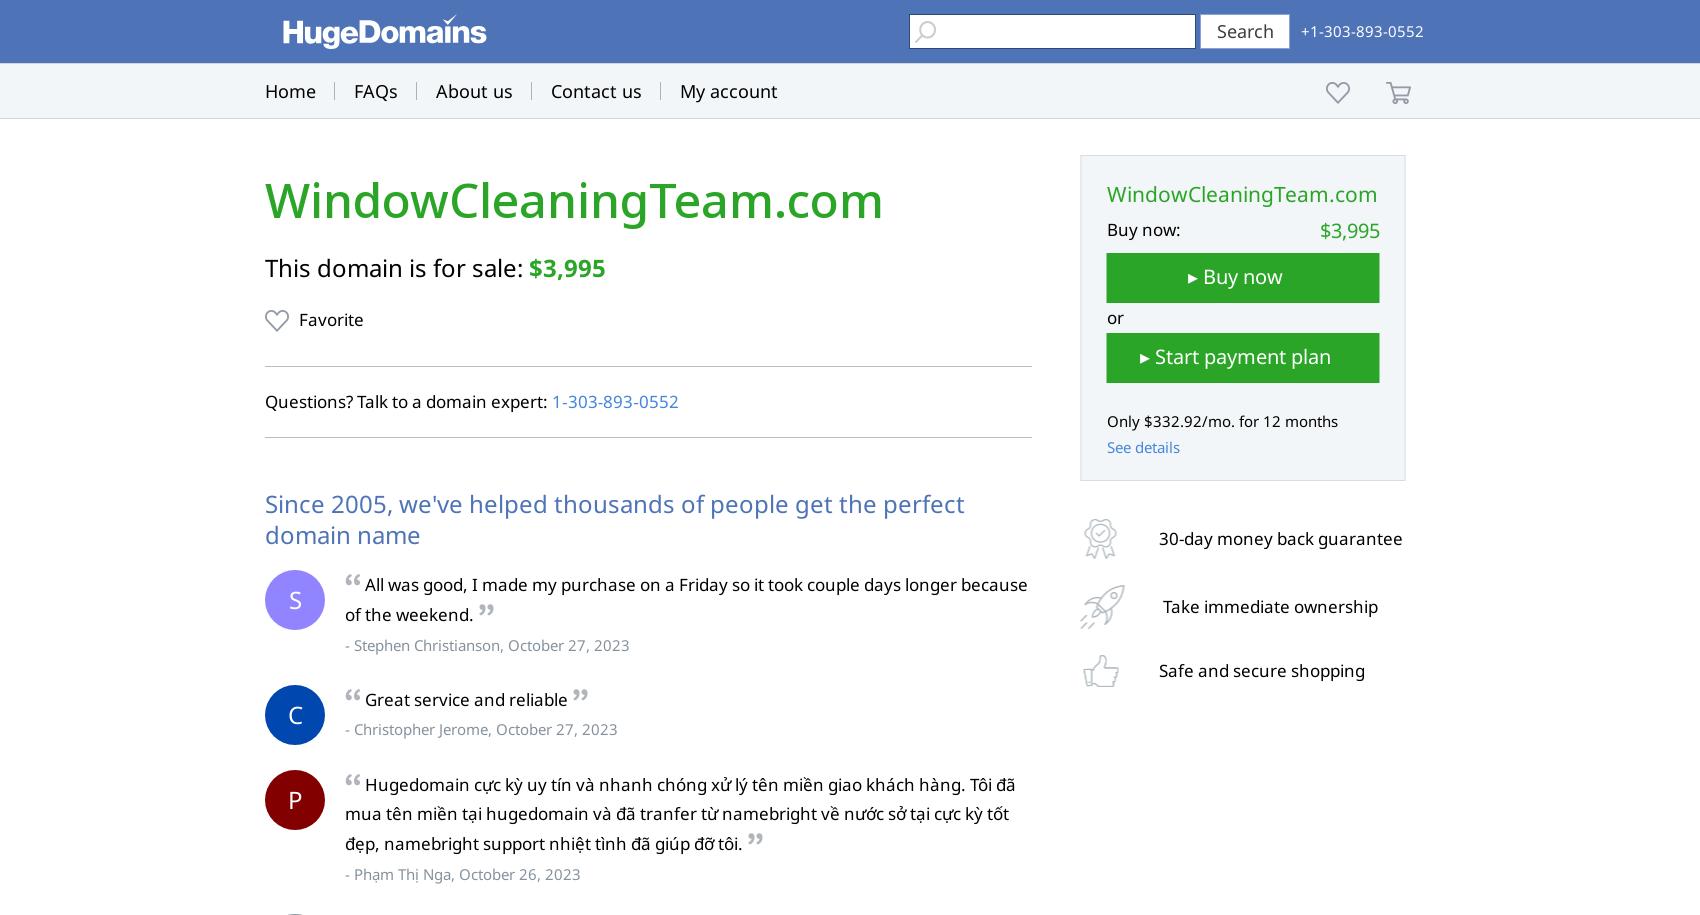 Image resolution: width=1700 pixels, height=915 pixels. I want to click on 'Search', so click(1243, 31).